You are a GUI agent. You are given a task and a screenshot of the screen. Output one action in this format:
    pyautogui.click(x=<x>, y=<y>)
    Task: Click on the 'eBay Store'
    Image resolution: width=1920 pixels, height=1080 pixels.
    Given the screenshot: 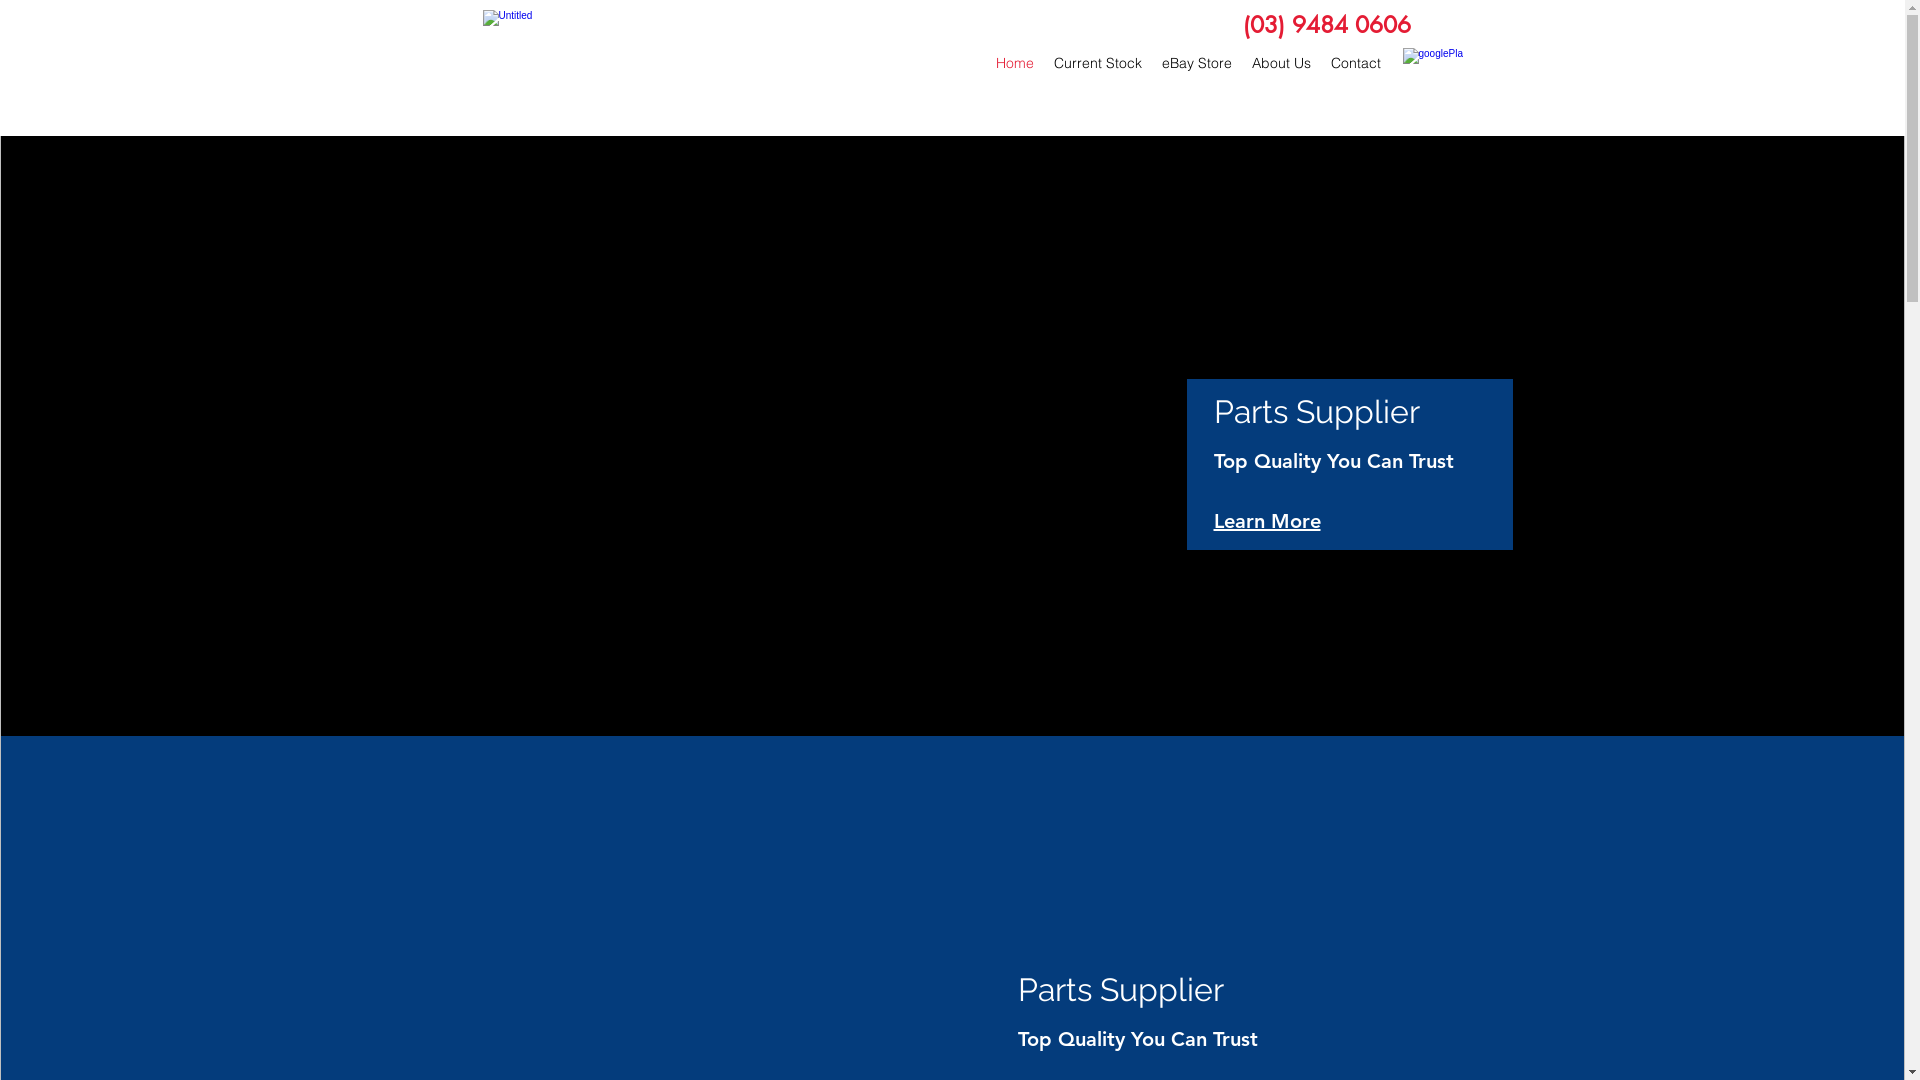 What is the action you would take?
    pyautogui.click(x=1196, y=61)
    